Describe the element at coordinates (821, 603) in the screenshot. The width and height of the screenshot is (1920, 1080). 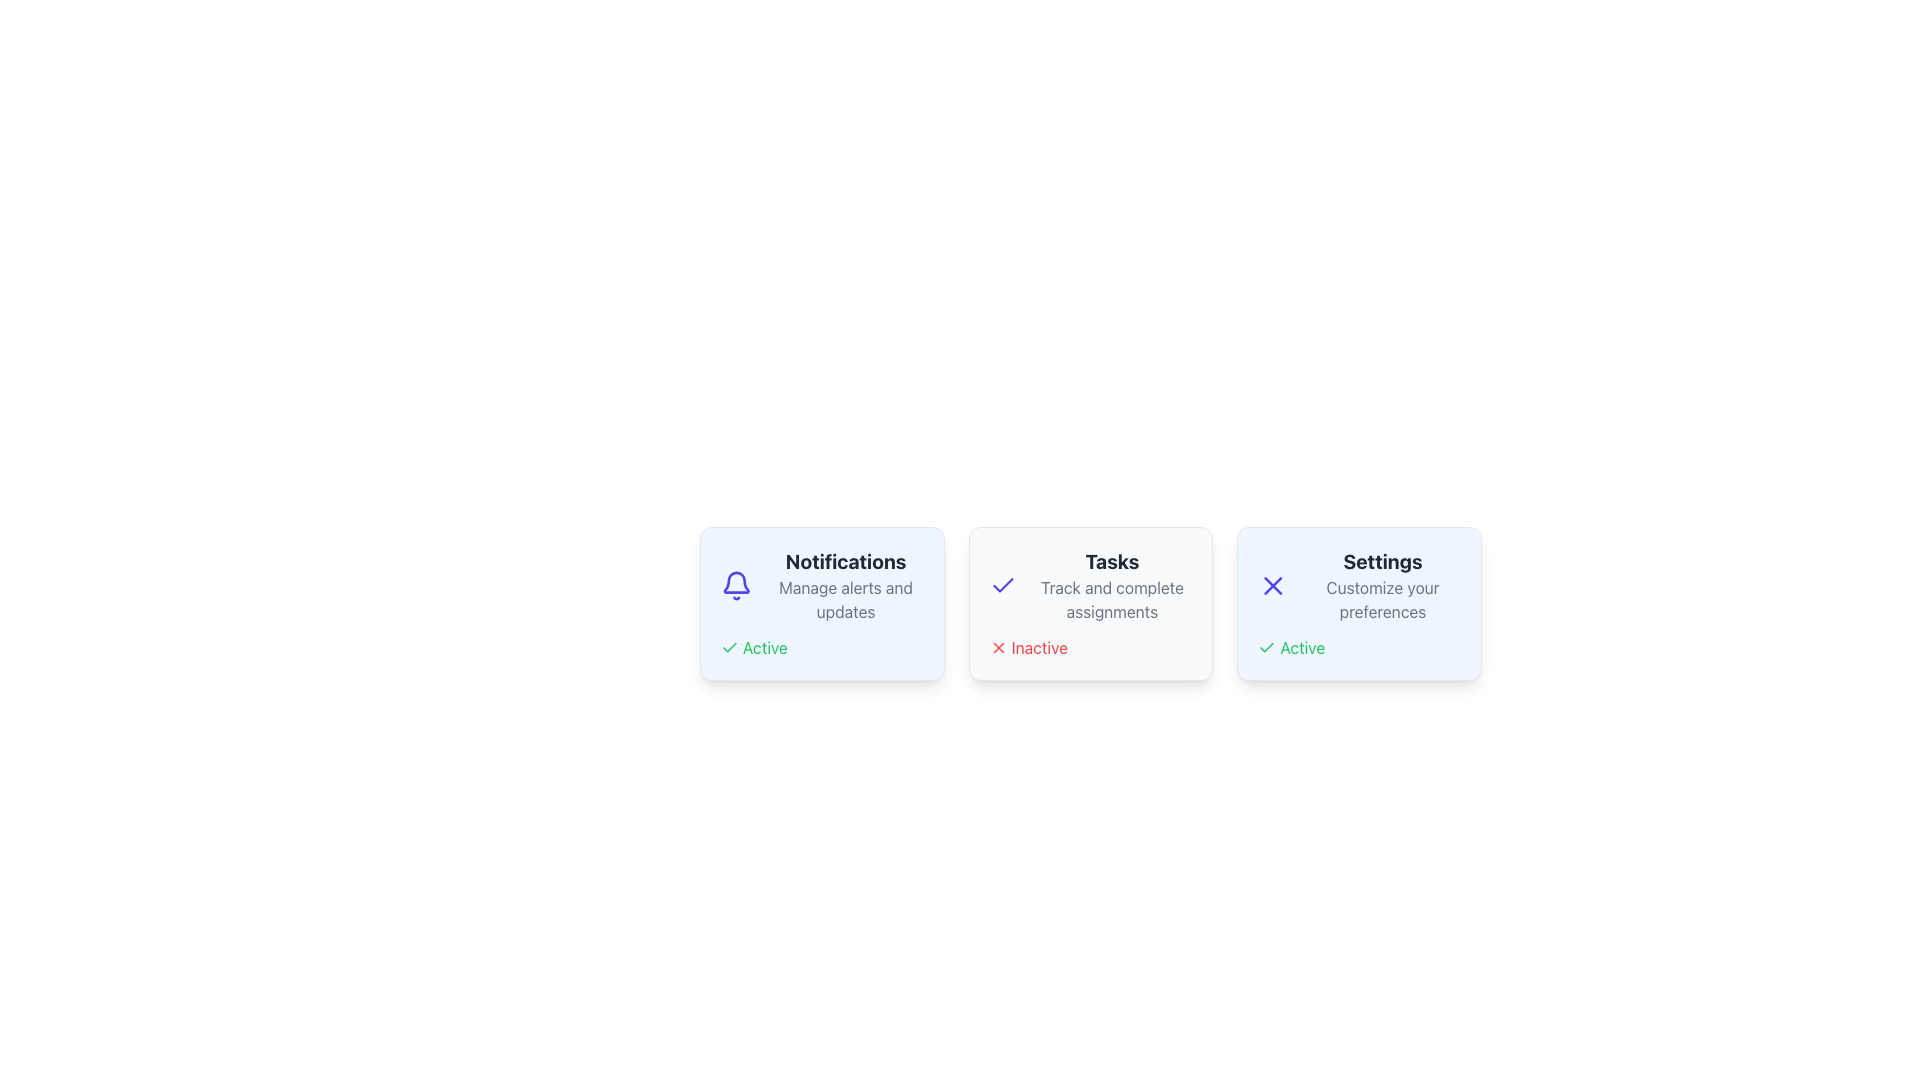
I see `the first card component in the grid layout that represents the notification management feature` at that location.